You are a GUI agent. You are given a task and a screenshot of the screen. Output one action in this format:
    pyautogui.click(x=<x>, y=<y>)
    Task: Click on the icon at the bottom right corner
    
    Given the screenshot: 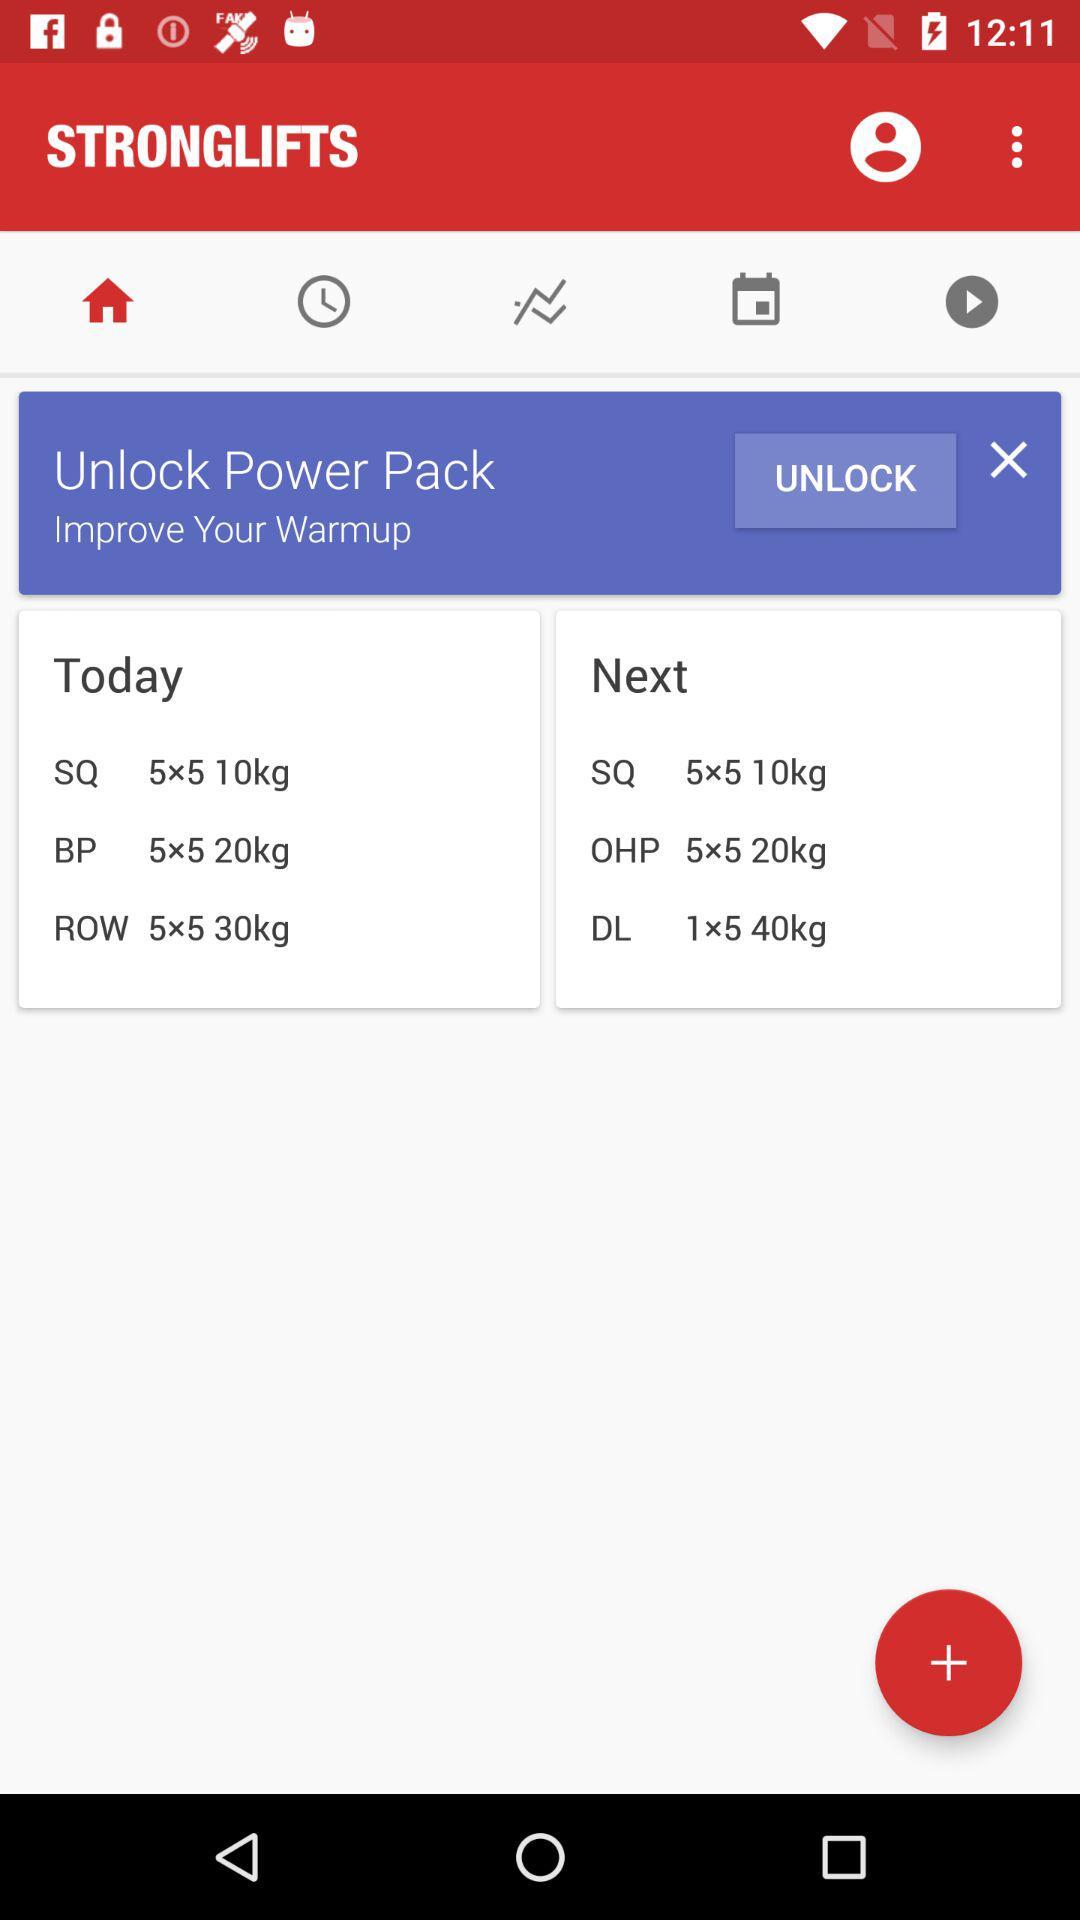 What is the action you would take?
    pyautogui.click(x=947, y=1662)
    